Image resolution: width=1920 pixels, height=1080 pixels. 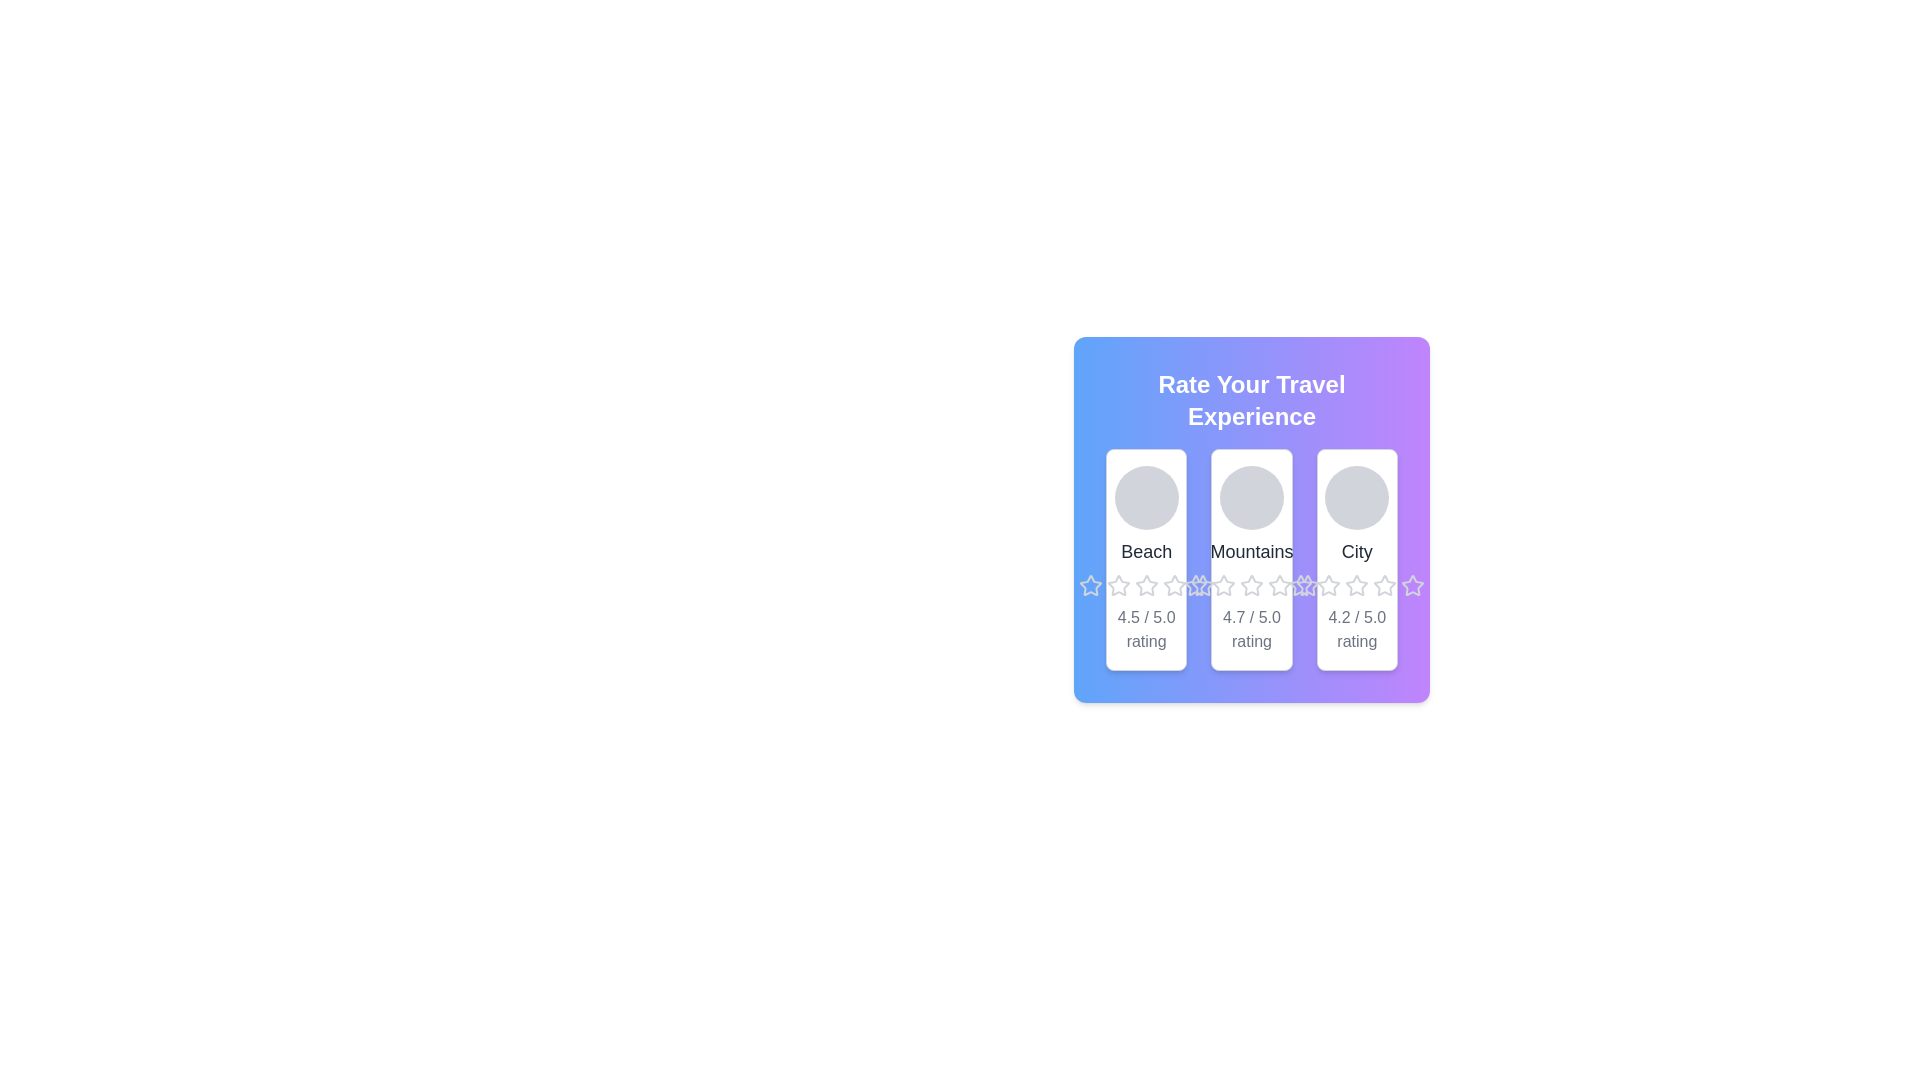 What do you see at coordinates (1357, 585) in the screenshot?
I see `the fifth star-shaped Rating Star Icon, which is located under the card labeled 'City' in the row of rating icons` at bounding box center [1357, 585].